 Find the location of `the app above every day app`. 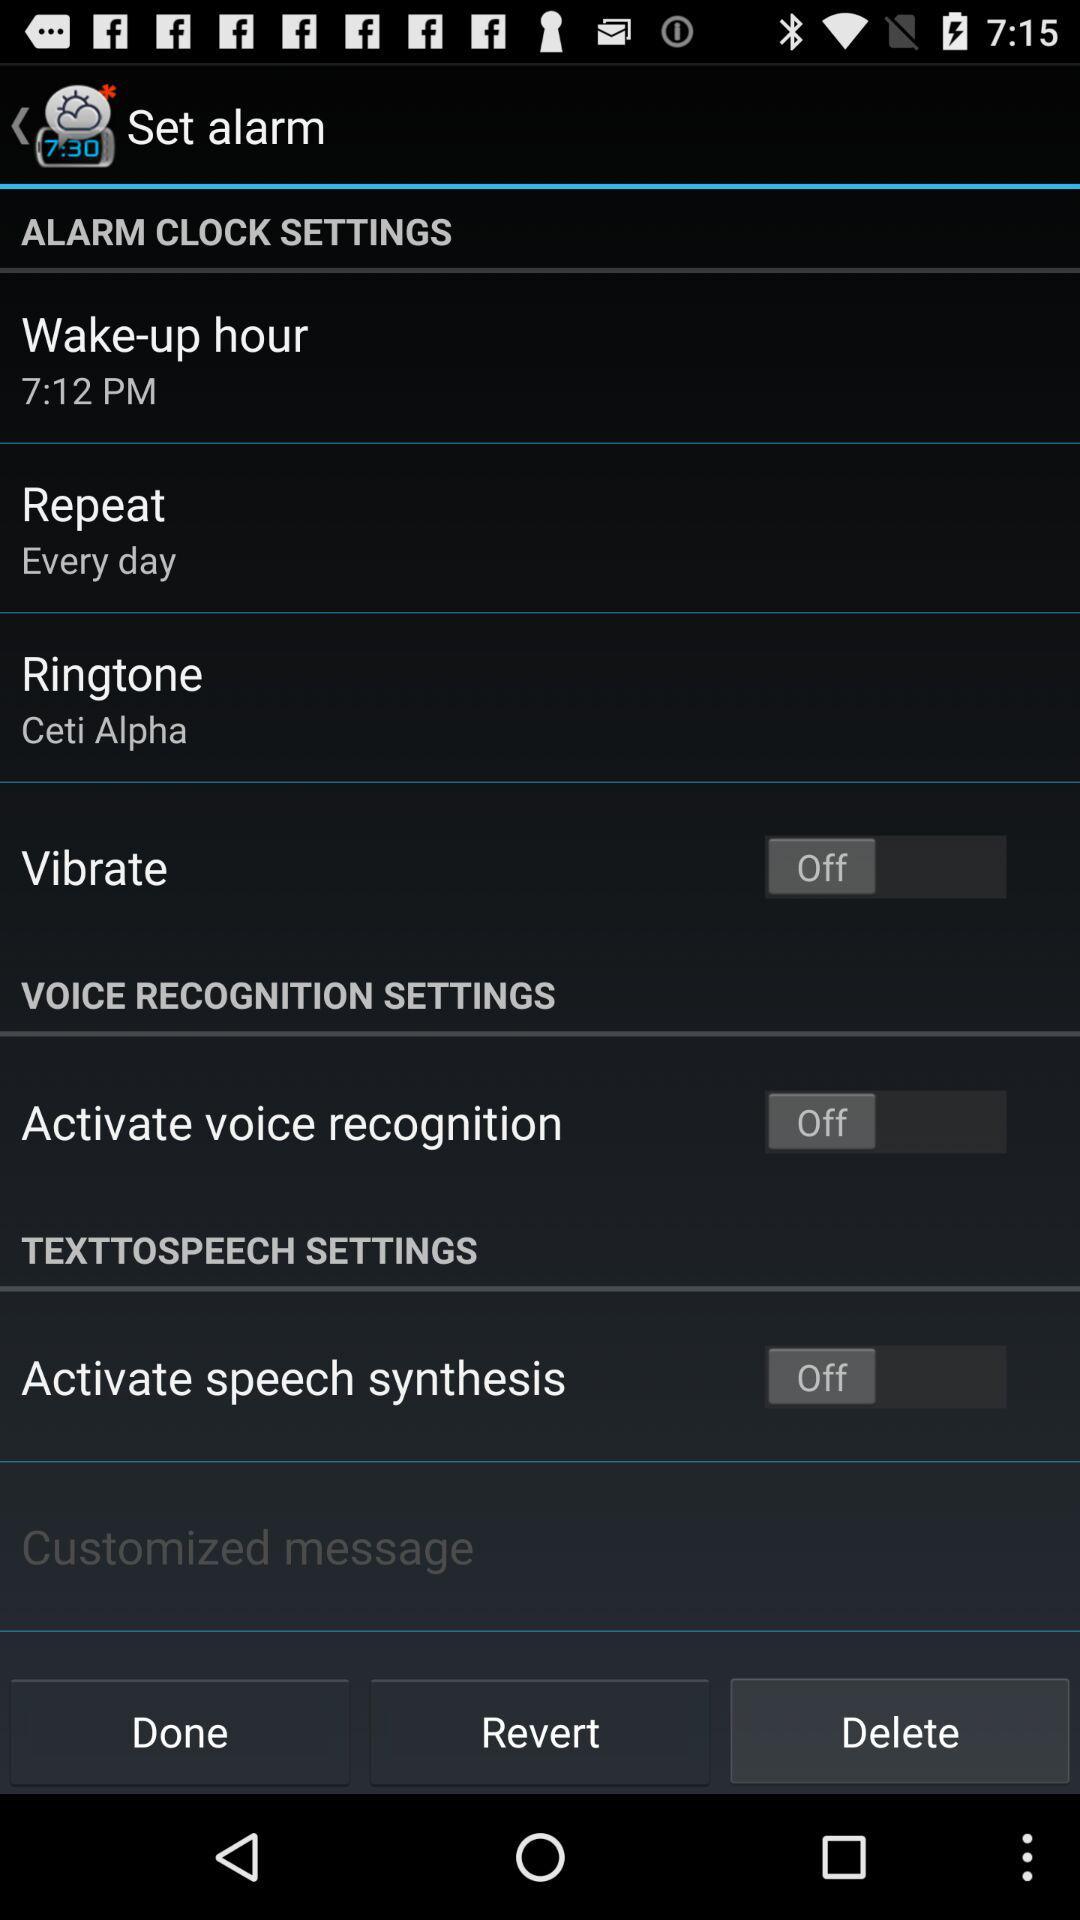

the app above every day app is located at coordinates (93, 502).